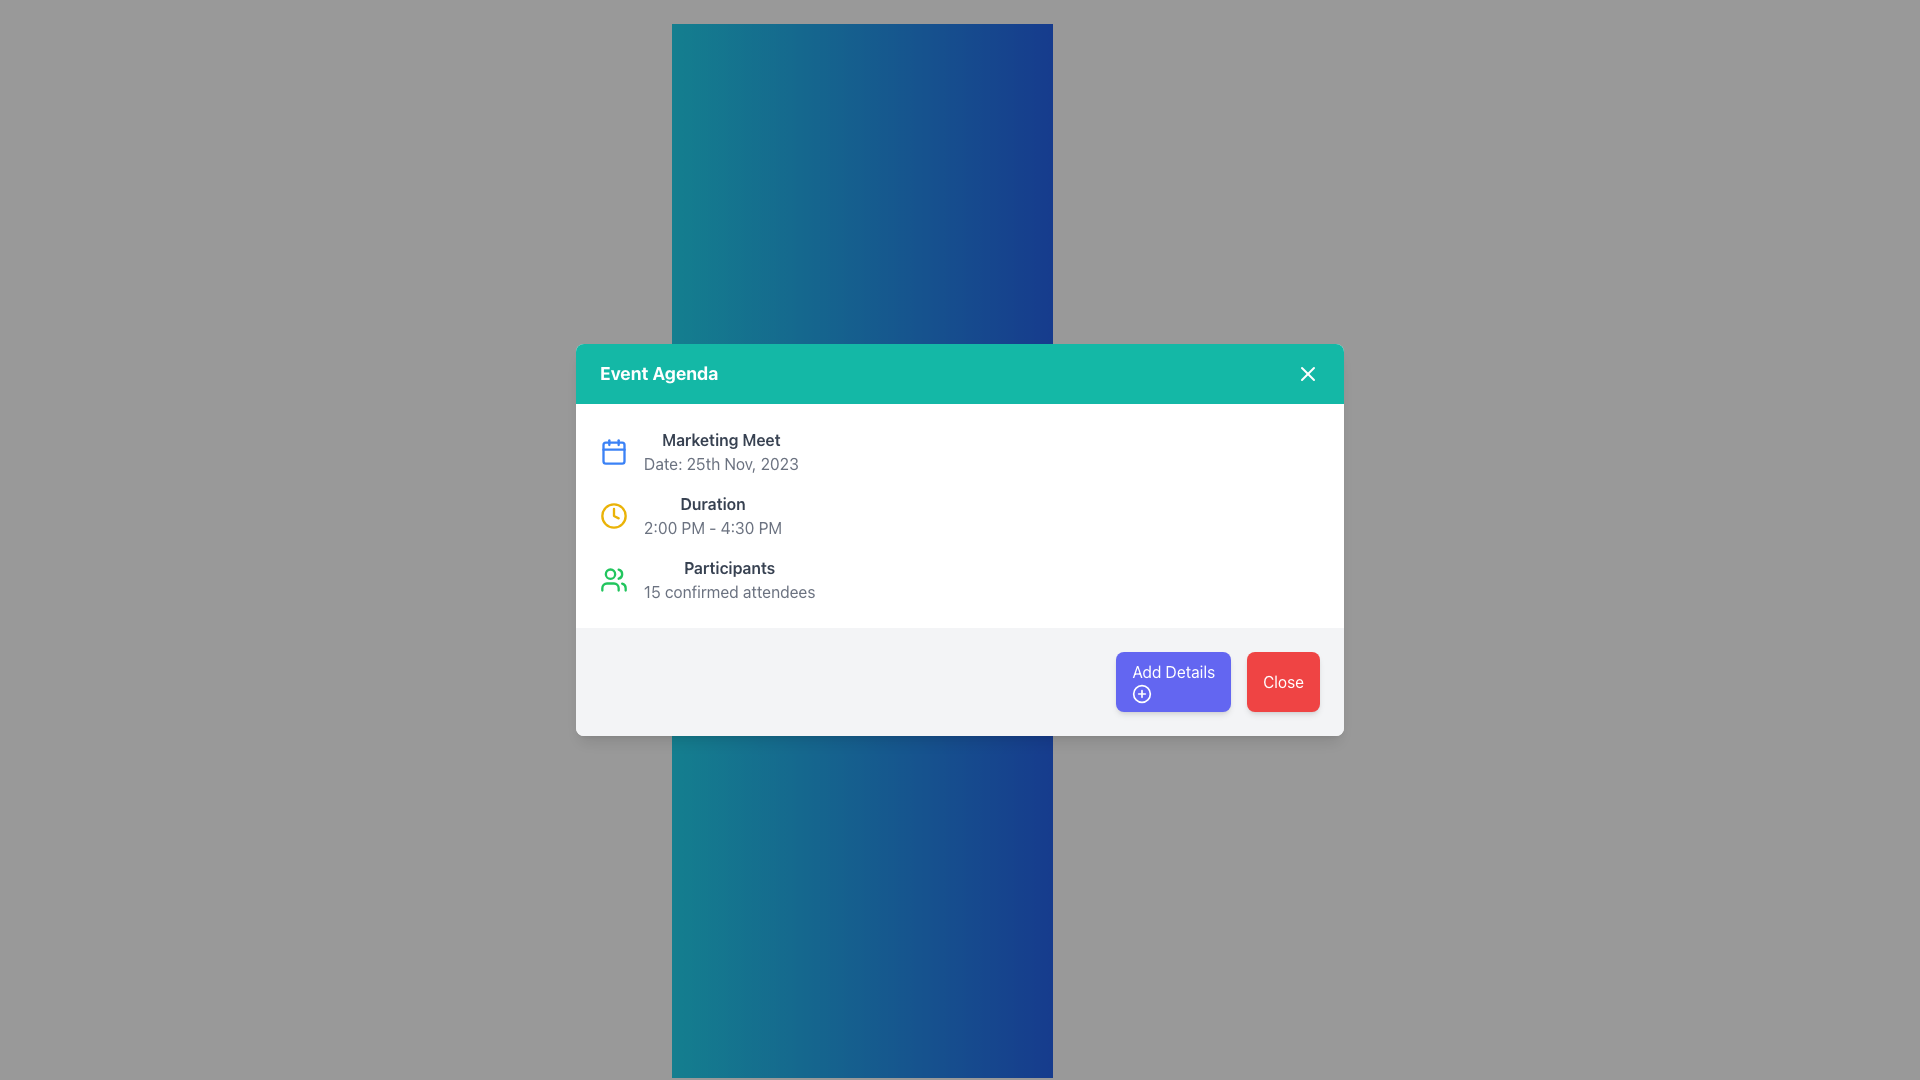  What do you see at coordinates (720, 451) in the screenshot?
I see `the topmost text block displaying the title and date information of an event in the 'Event Agenda' card, located to the right of a blue calendar icon` at bounding box center [720, 451].